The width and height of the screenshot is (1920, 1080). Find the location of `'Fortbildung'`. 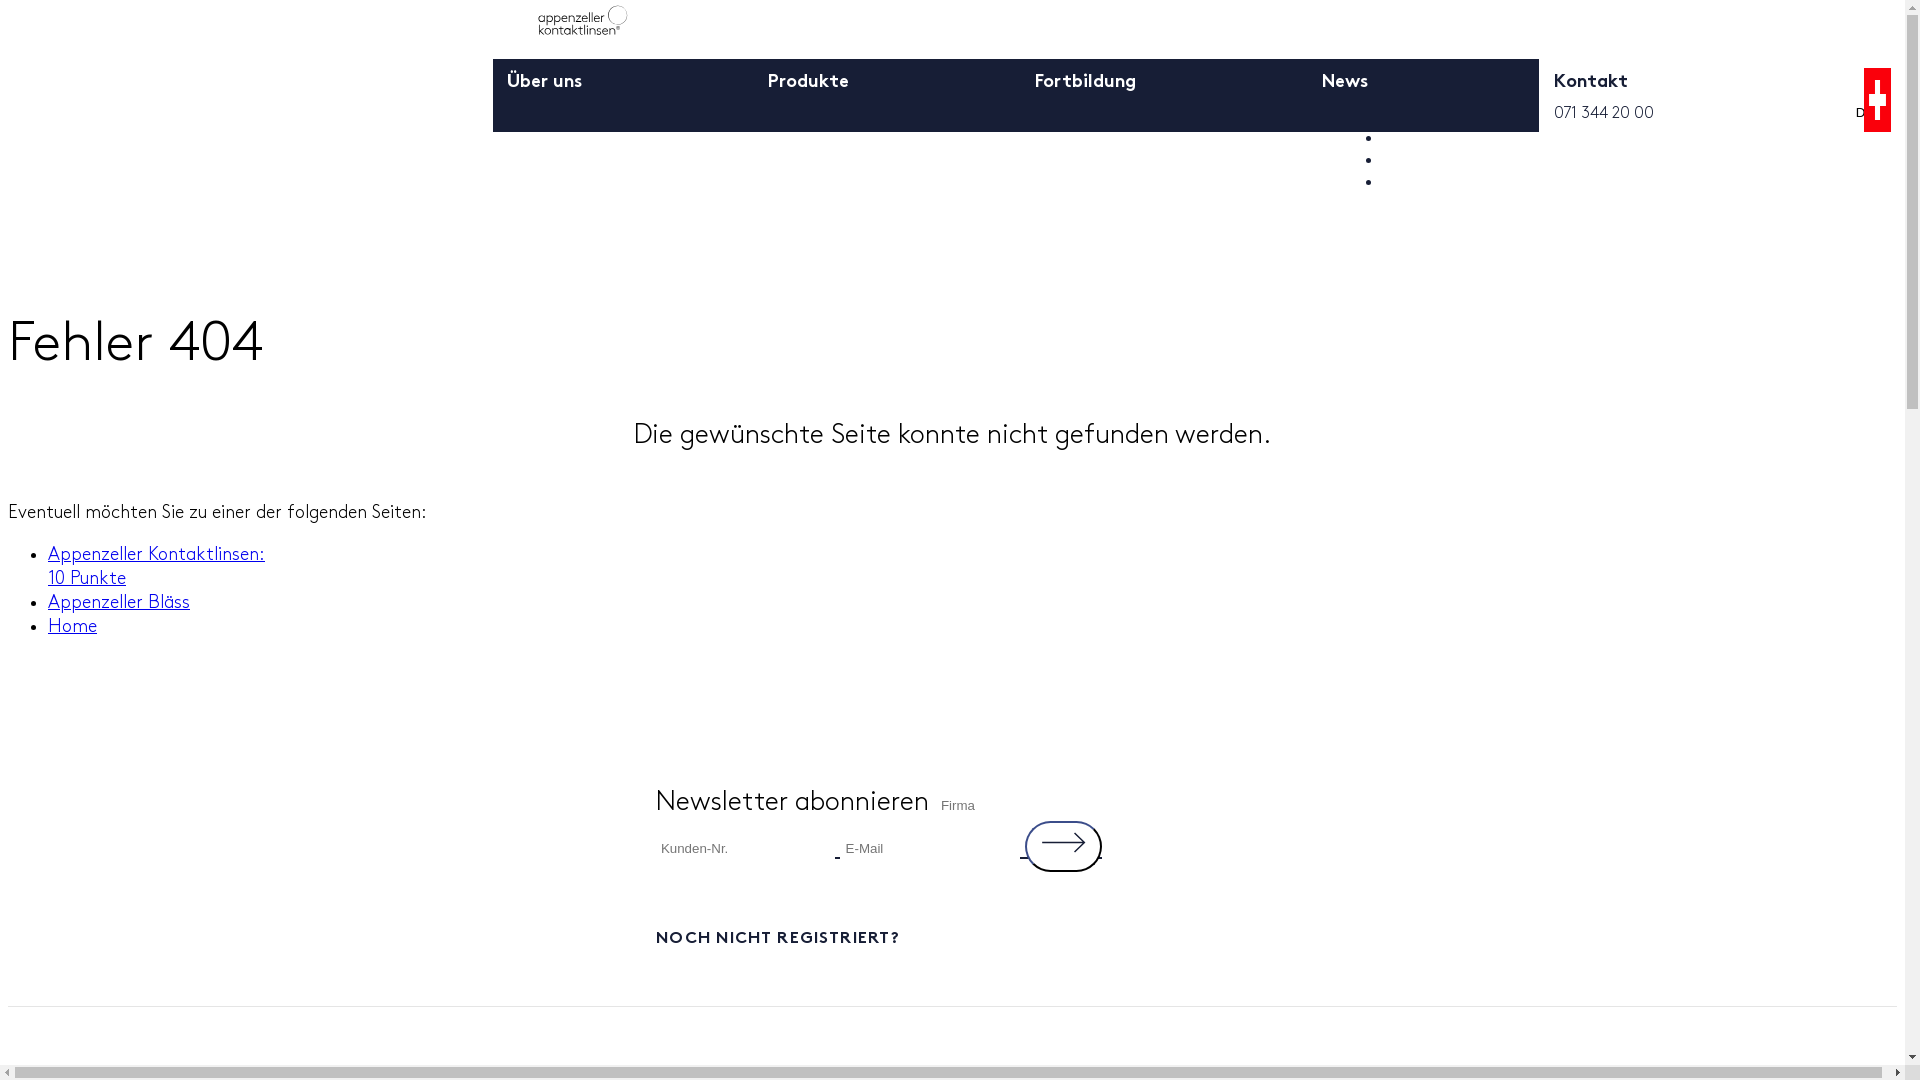

'Fortbildung' is located at coordinates (1084, 92).